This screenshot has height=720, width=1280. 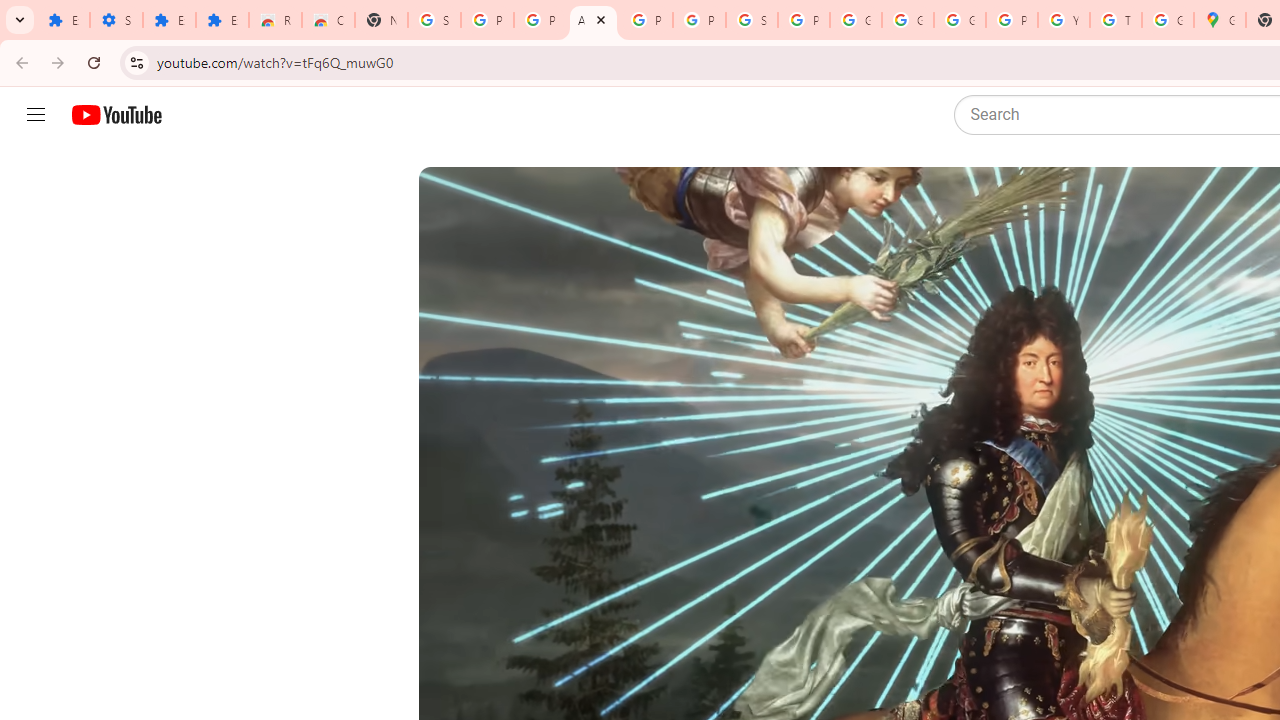 What do you see at coordinates (35, 115) in the screenshot?
I see `'Guide'` at bounding box center [35, 115].